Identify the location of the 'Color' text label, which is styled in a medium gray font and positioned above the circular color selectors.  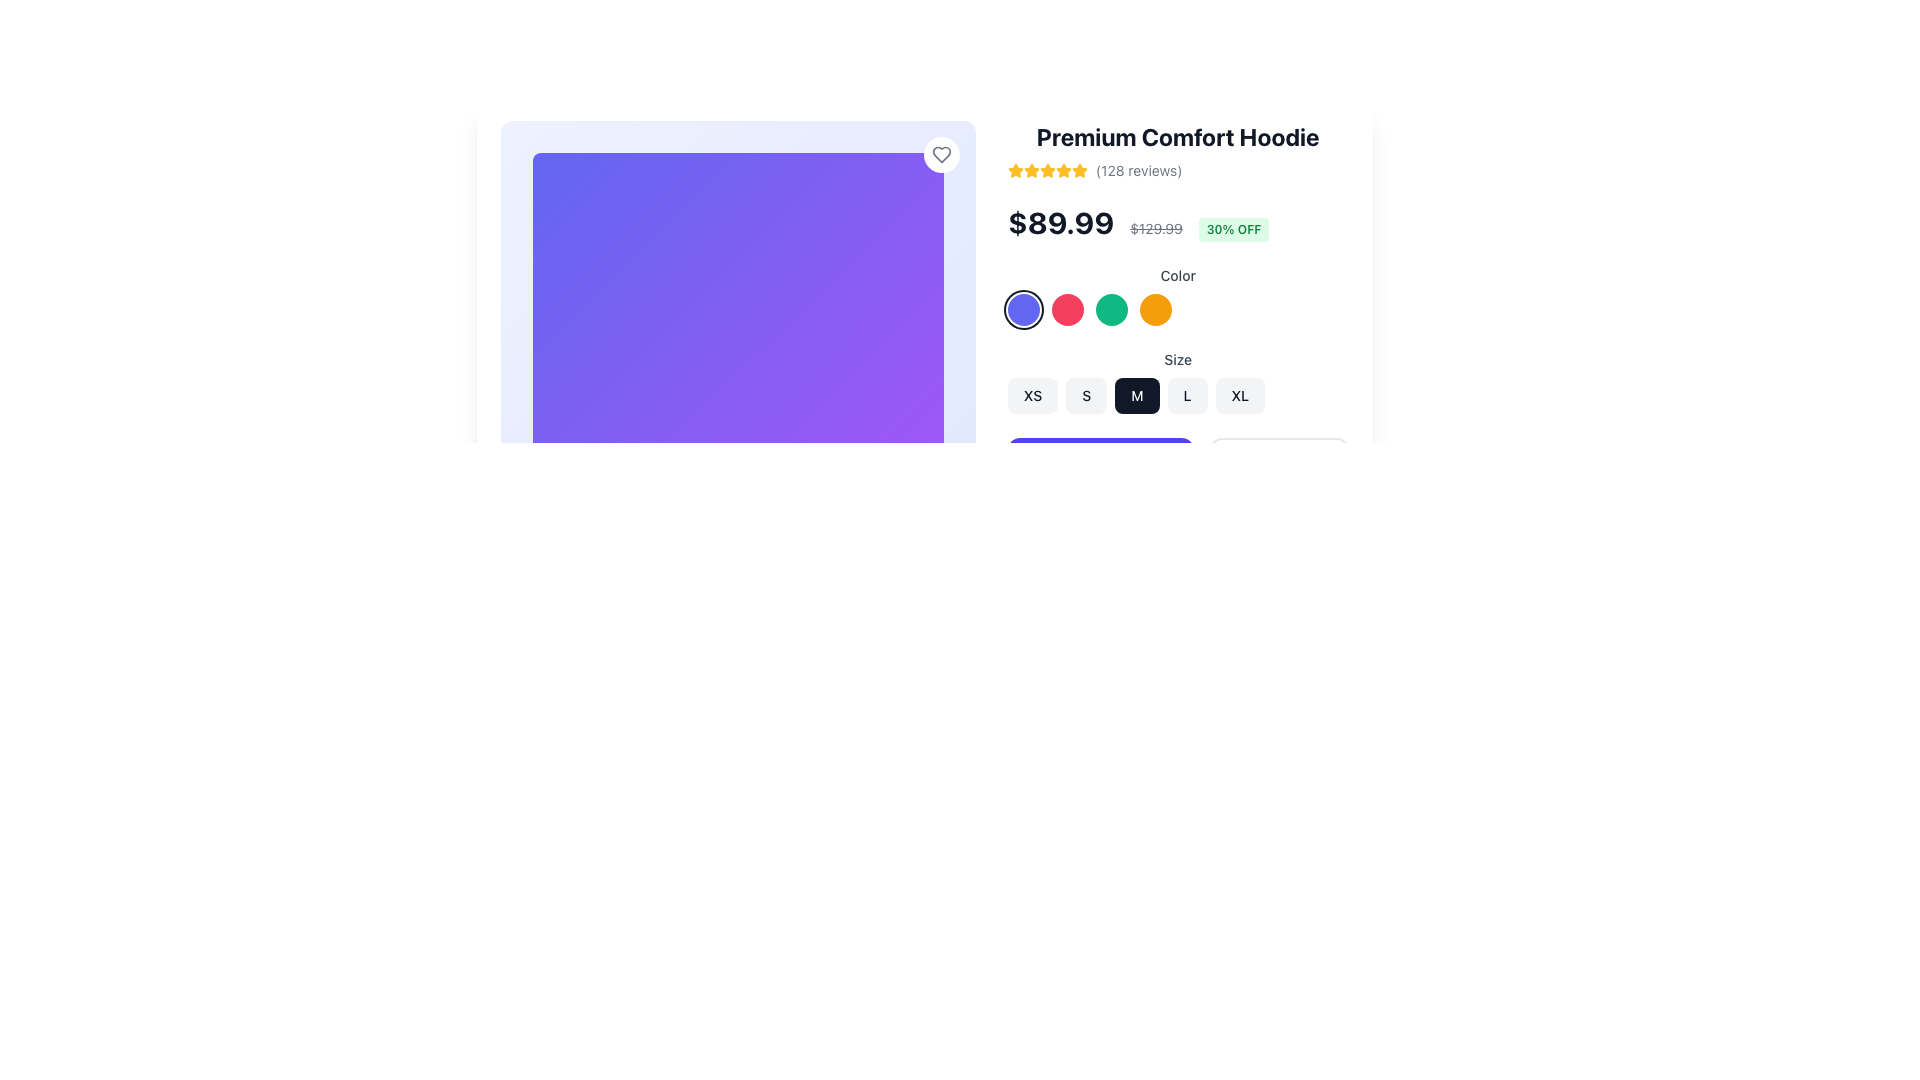
(1178, 276).